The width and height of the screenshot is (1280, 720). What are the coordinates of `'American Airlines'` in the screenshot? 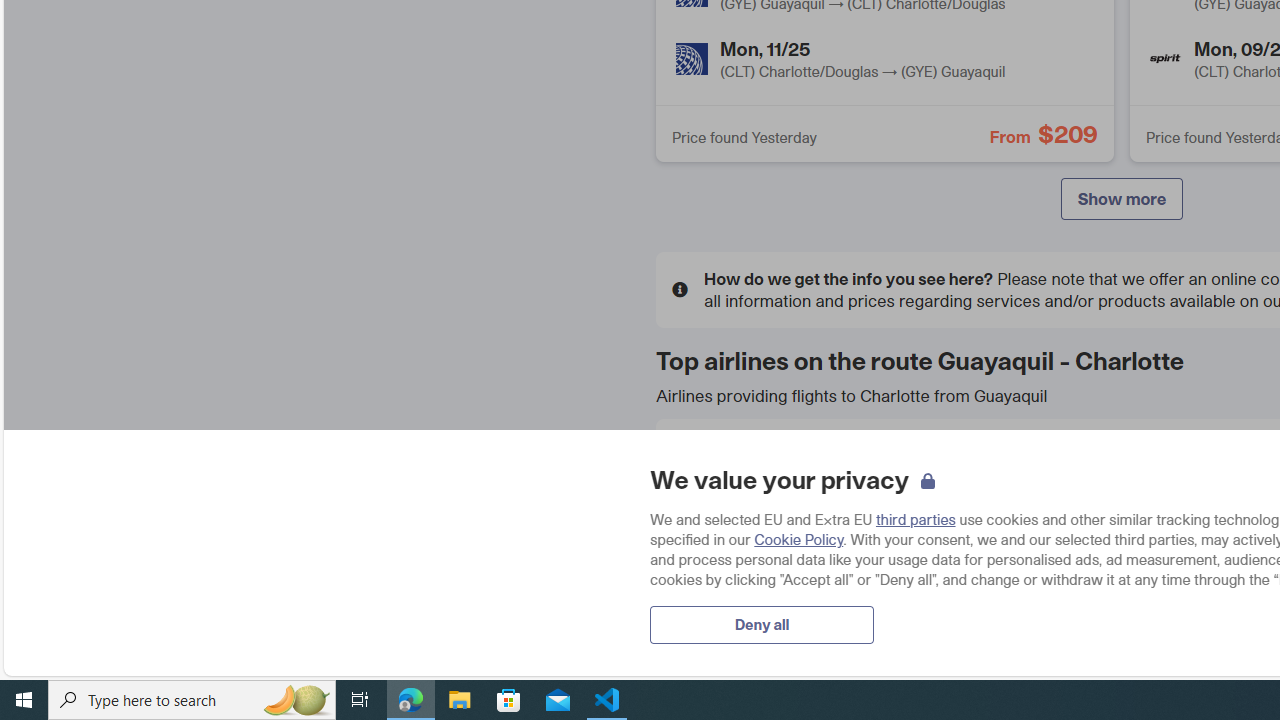 It's located at (704, 466).